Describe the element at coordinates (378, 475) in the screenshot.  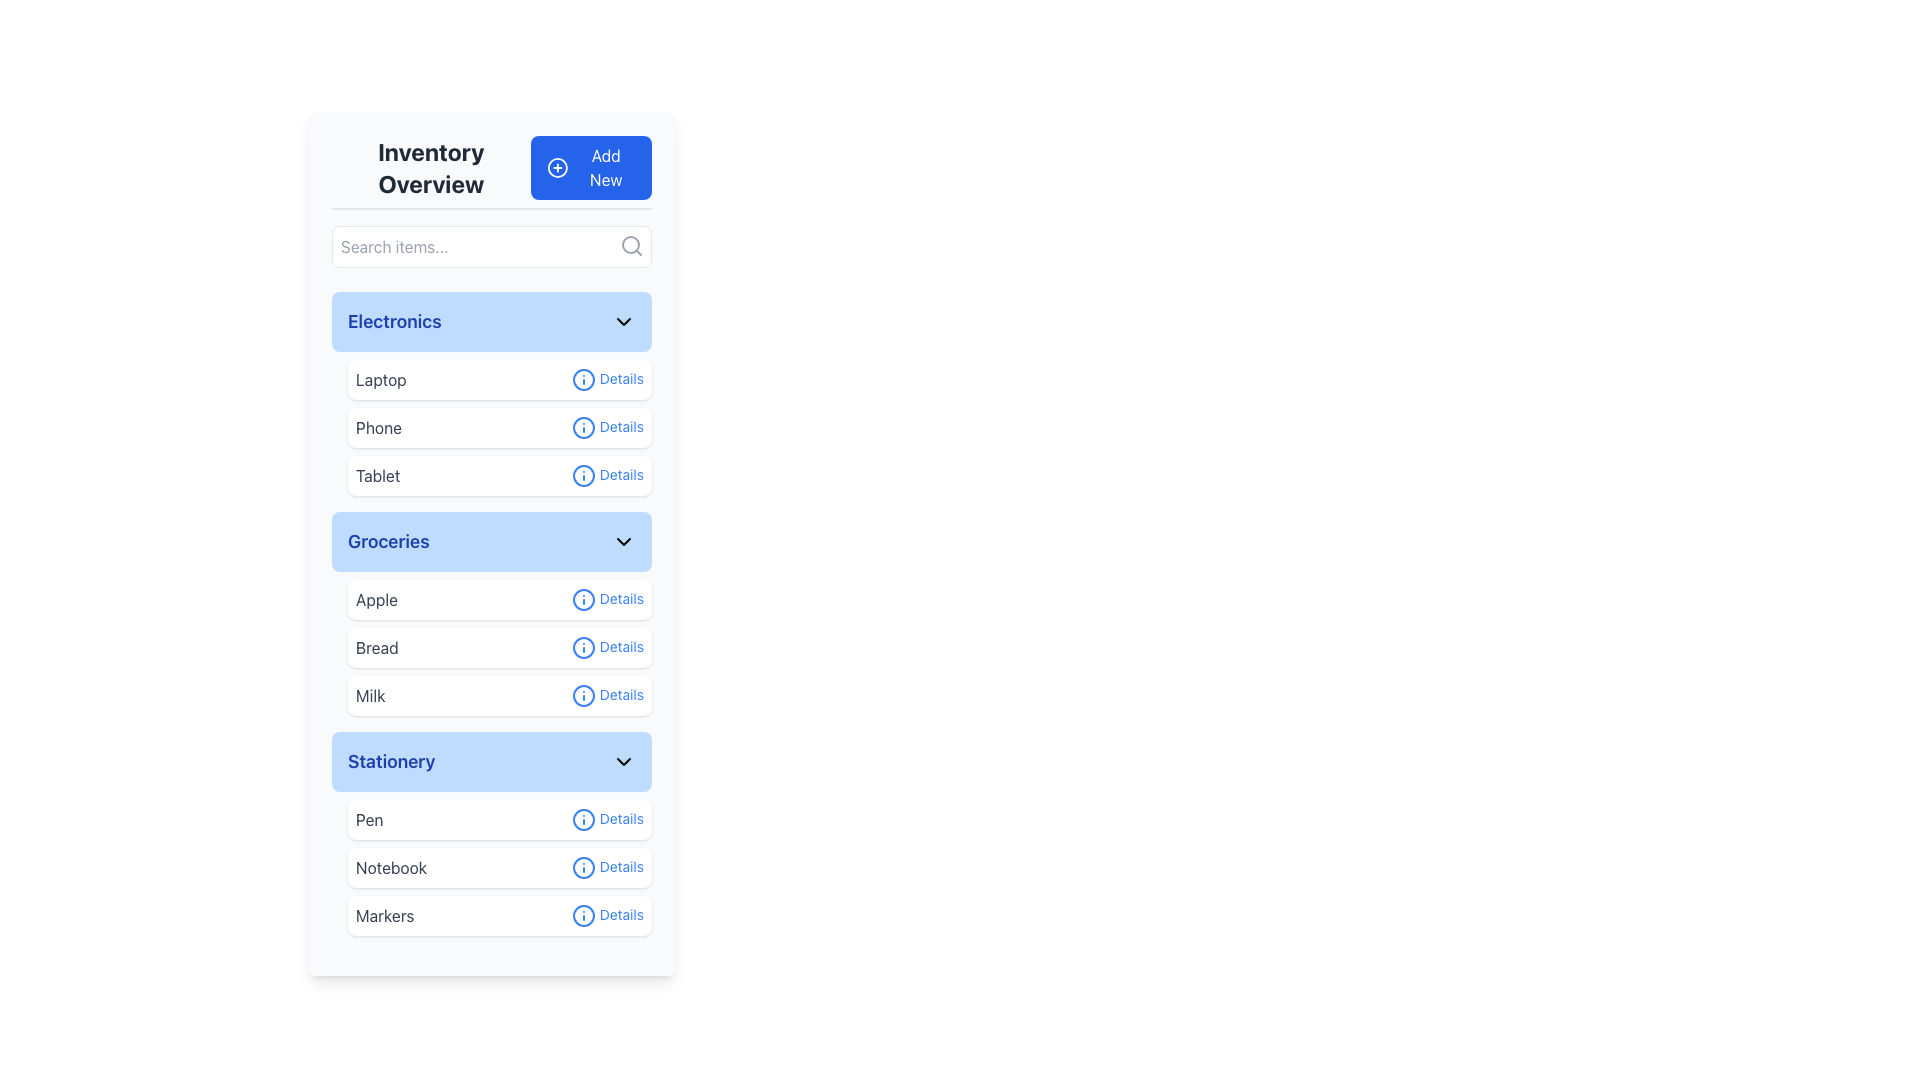
I see `the 'Tablet' text label located in the 'Electronics' section, which is the third item in the list, positioned below 'Laptop' and 'Phone'` at that location.